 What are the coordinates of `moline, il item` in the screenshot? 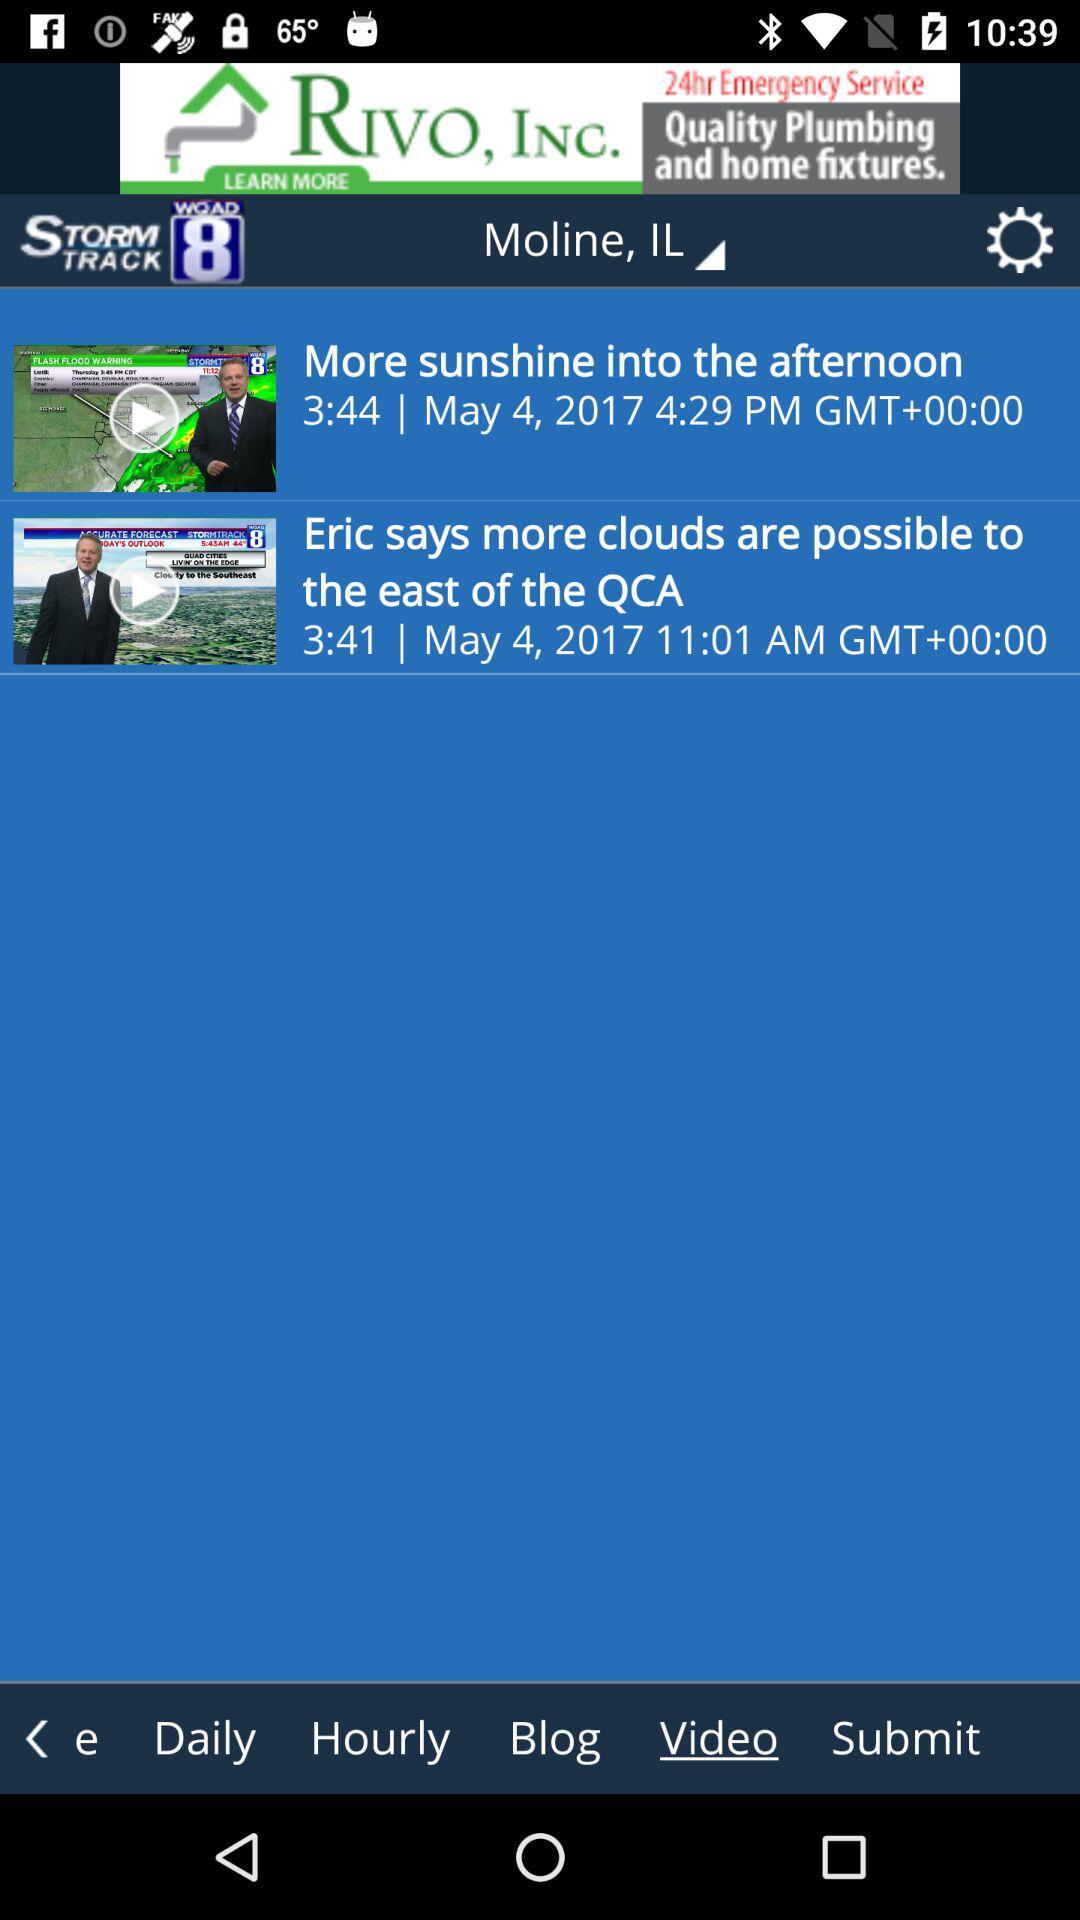 It's located at (617, 240).